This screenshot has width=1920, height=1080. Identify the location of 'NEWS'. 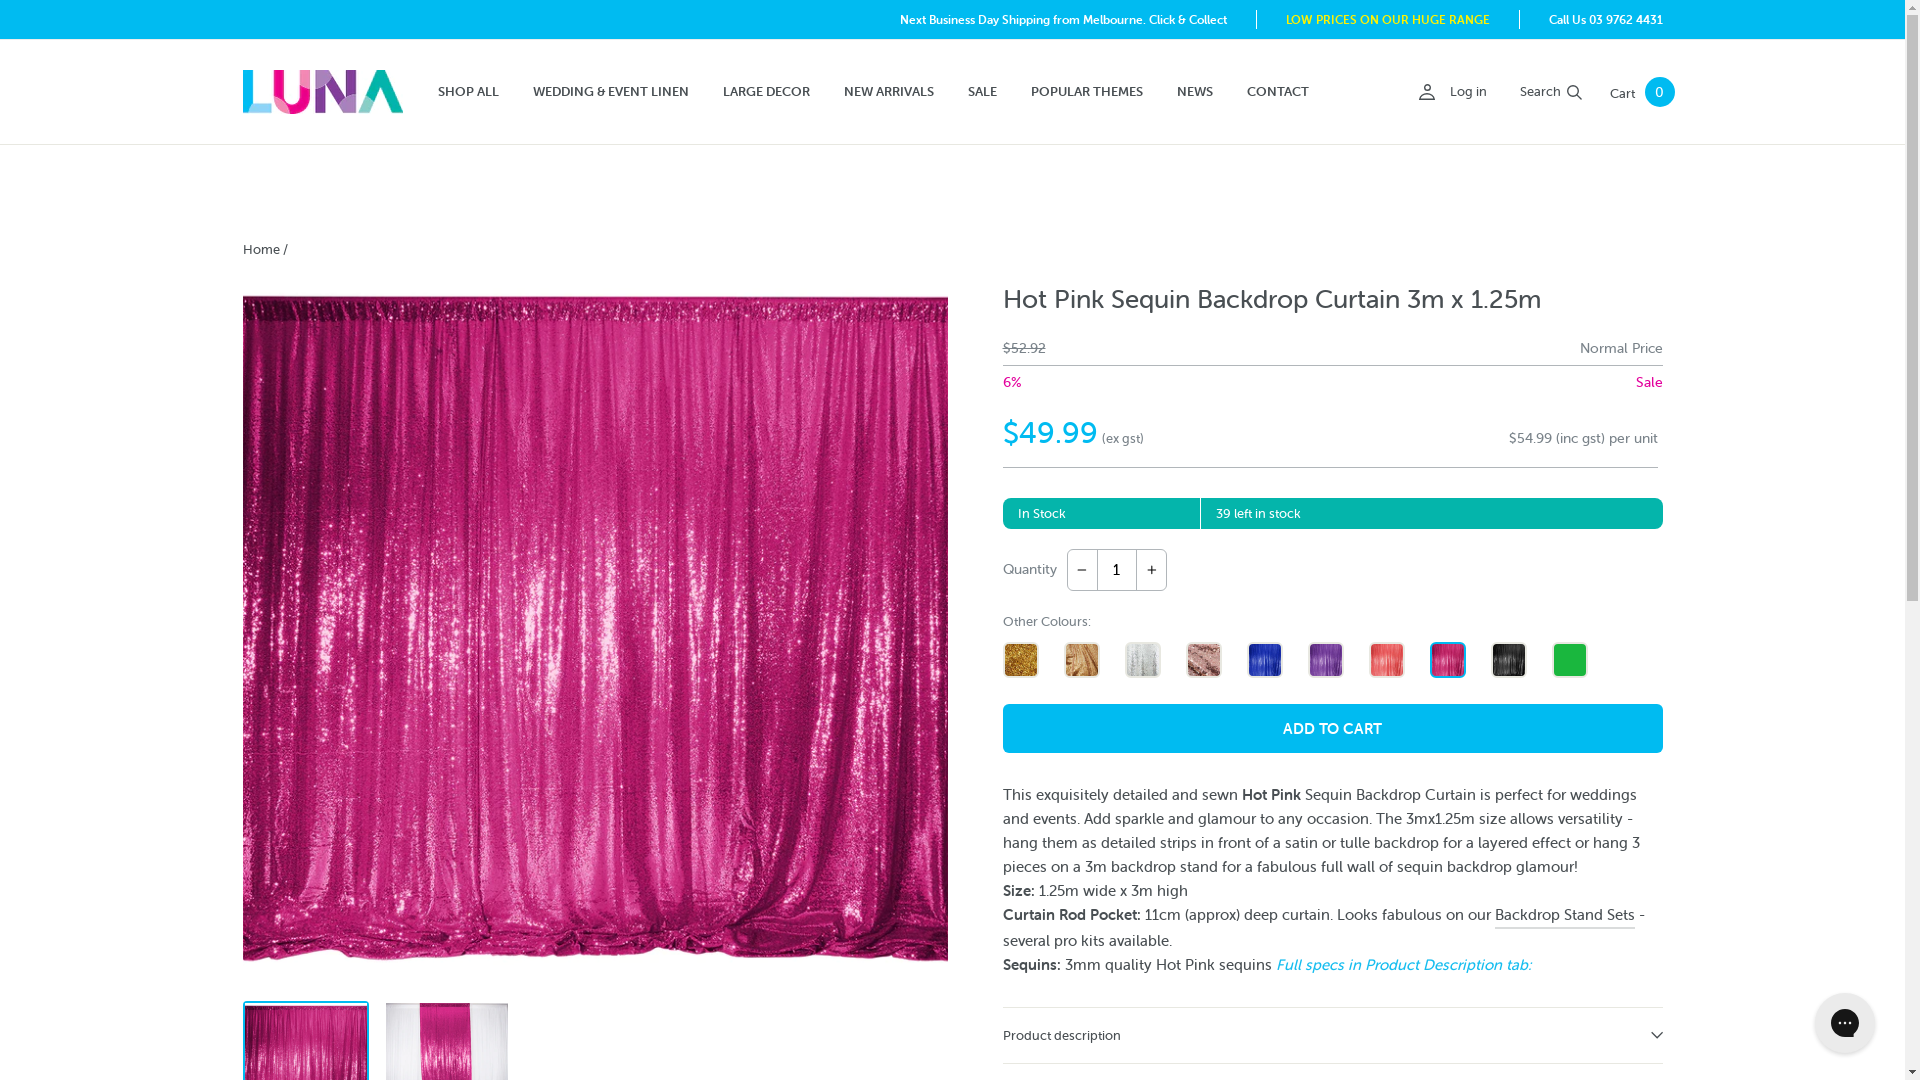
(1195, 92).